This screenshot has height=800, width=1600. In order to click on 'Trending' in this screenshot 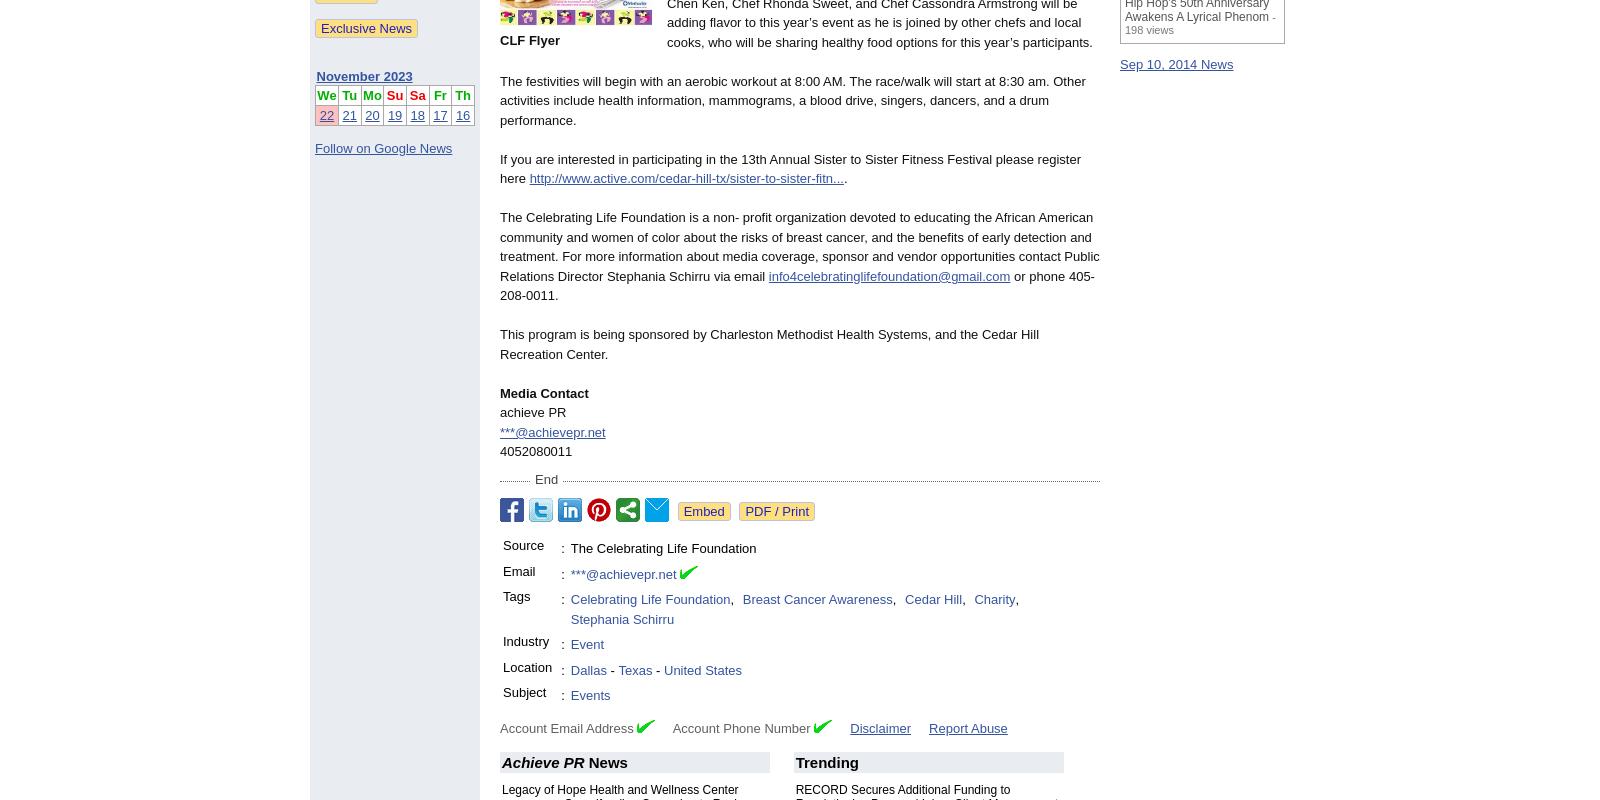, I will do `click(825, 761)`.